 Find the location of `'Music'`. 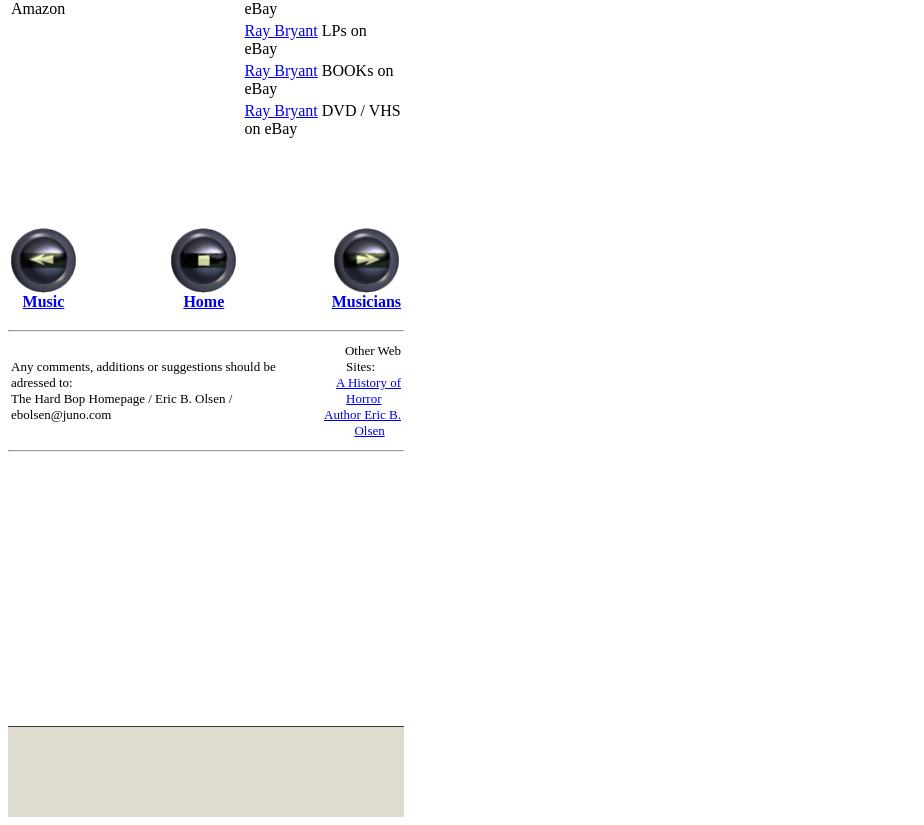

'Music' is located at coordinates (42, 300).